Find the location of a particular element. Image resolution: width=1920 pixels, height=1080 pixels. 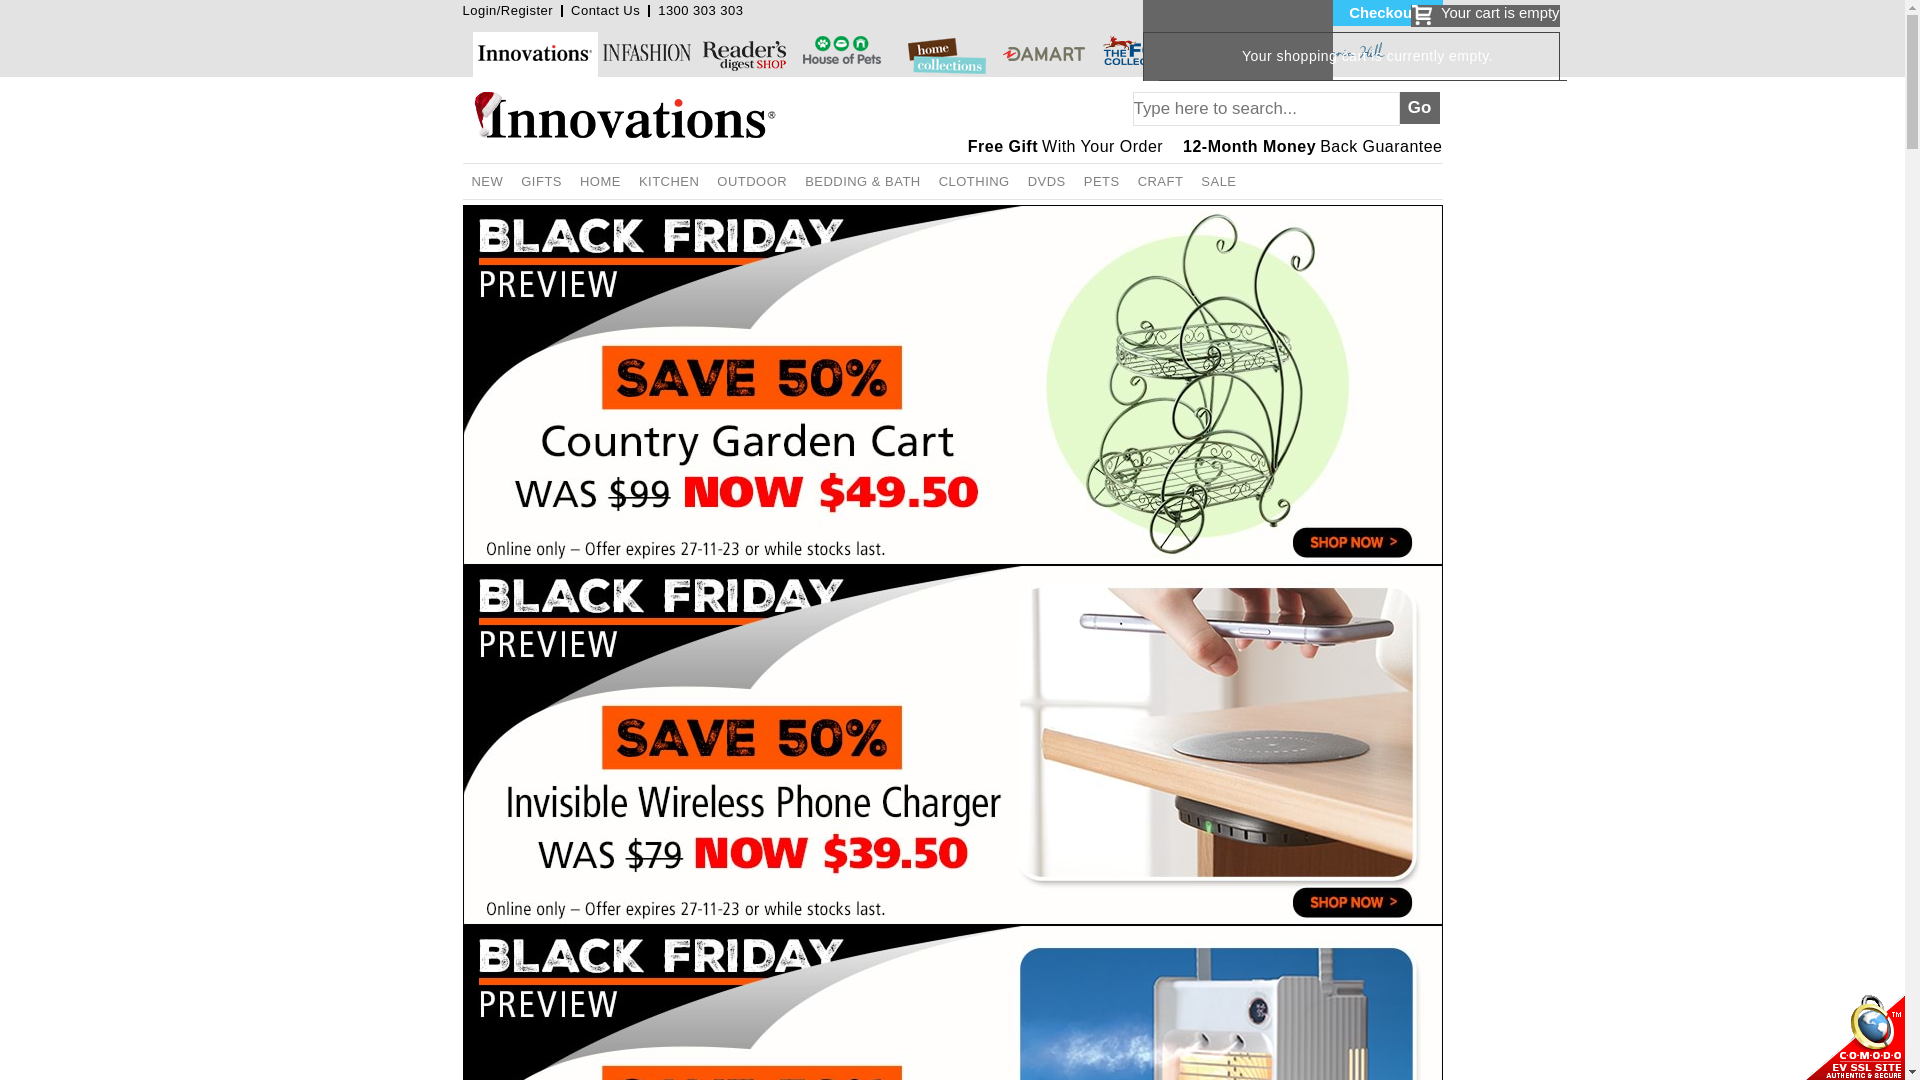

'CLOTHING' is located at coordinates (929, 181).